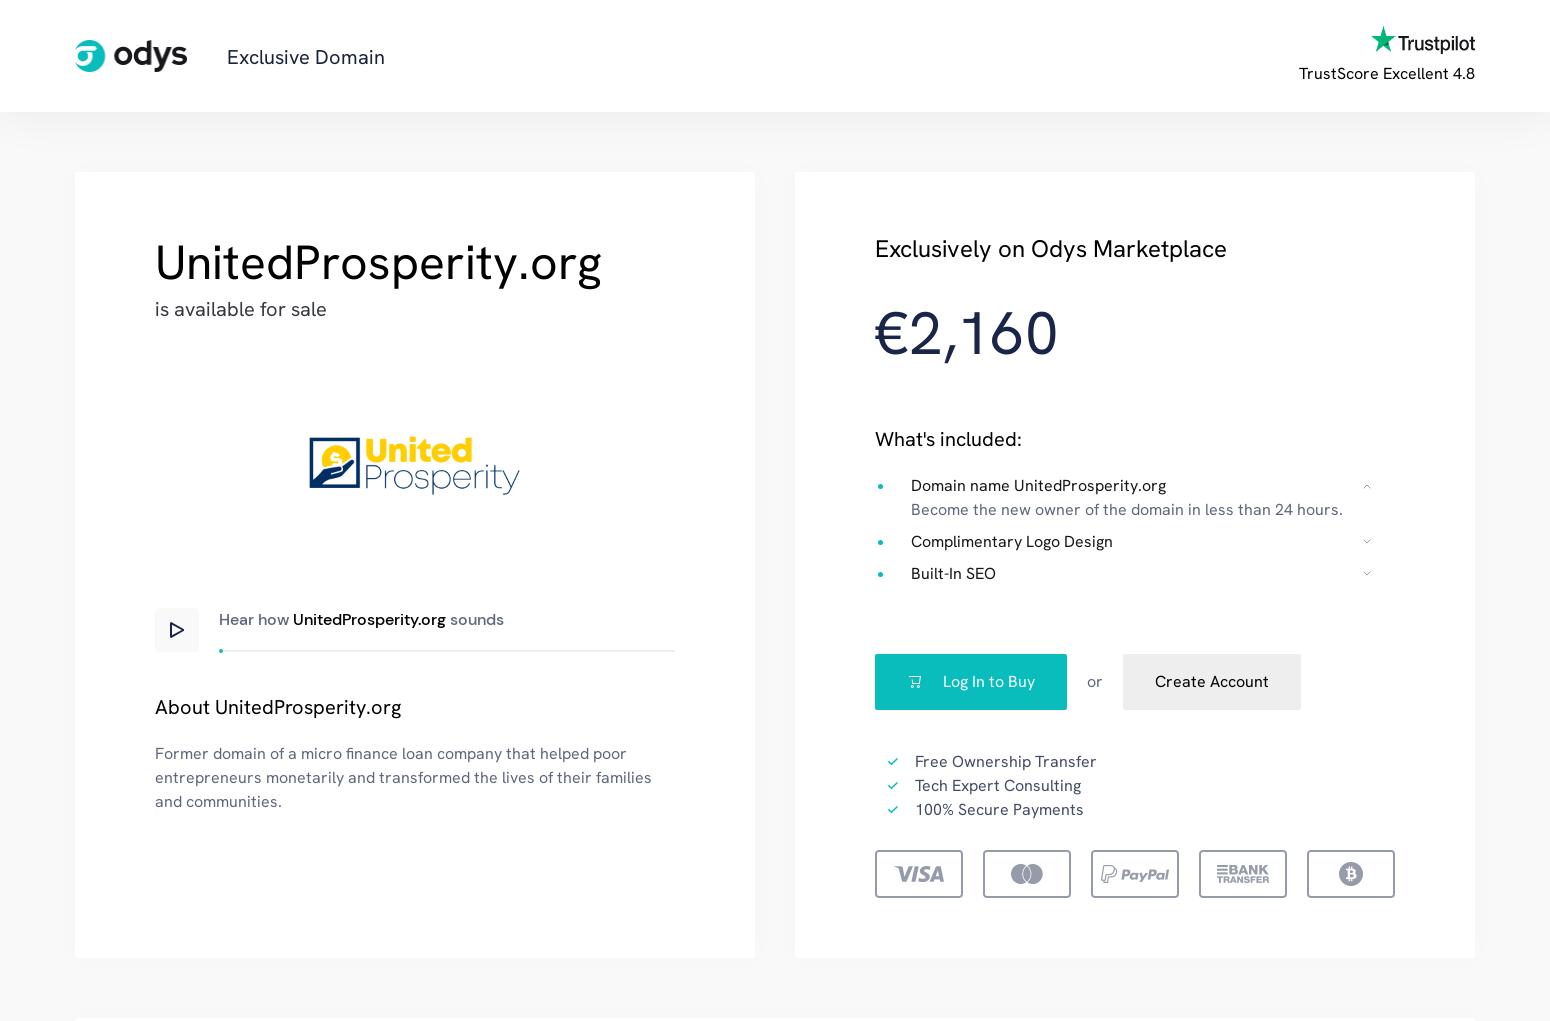  What do you see at coordinates (1211, 680) in the screenshot?
I see `'Create Account'` at bounding box center [1211, 680].